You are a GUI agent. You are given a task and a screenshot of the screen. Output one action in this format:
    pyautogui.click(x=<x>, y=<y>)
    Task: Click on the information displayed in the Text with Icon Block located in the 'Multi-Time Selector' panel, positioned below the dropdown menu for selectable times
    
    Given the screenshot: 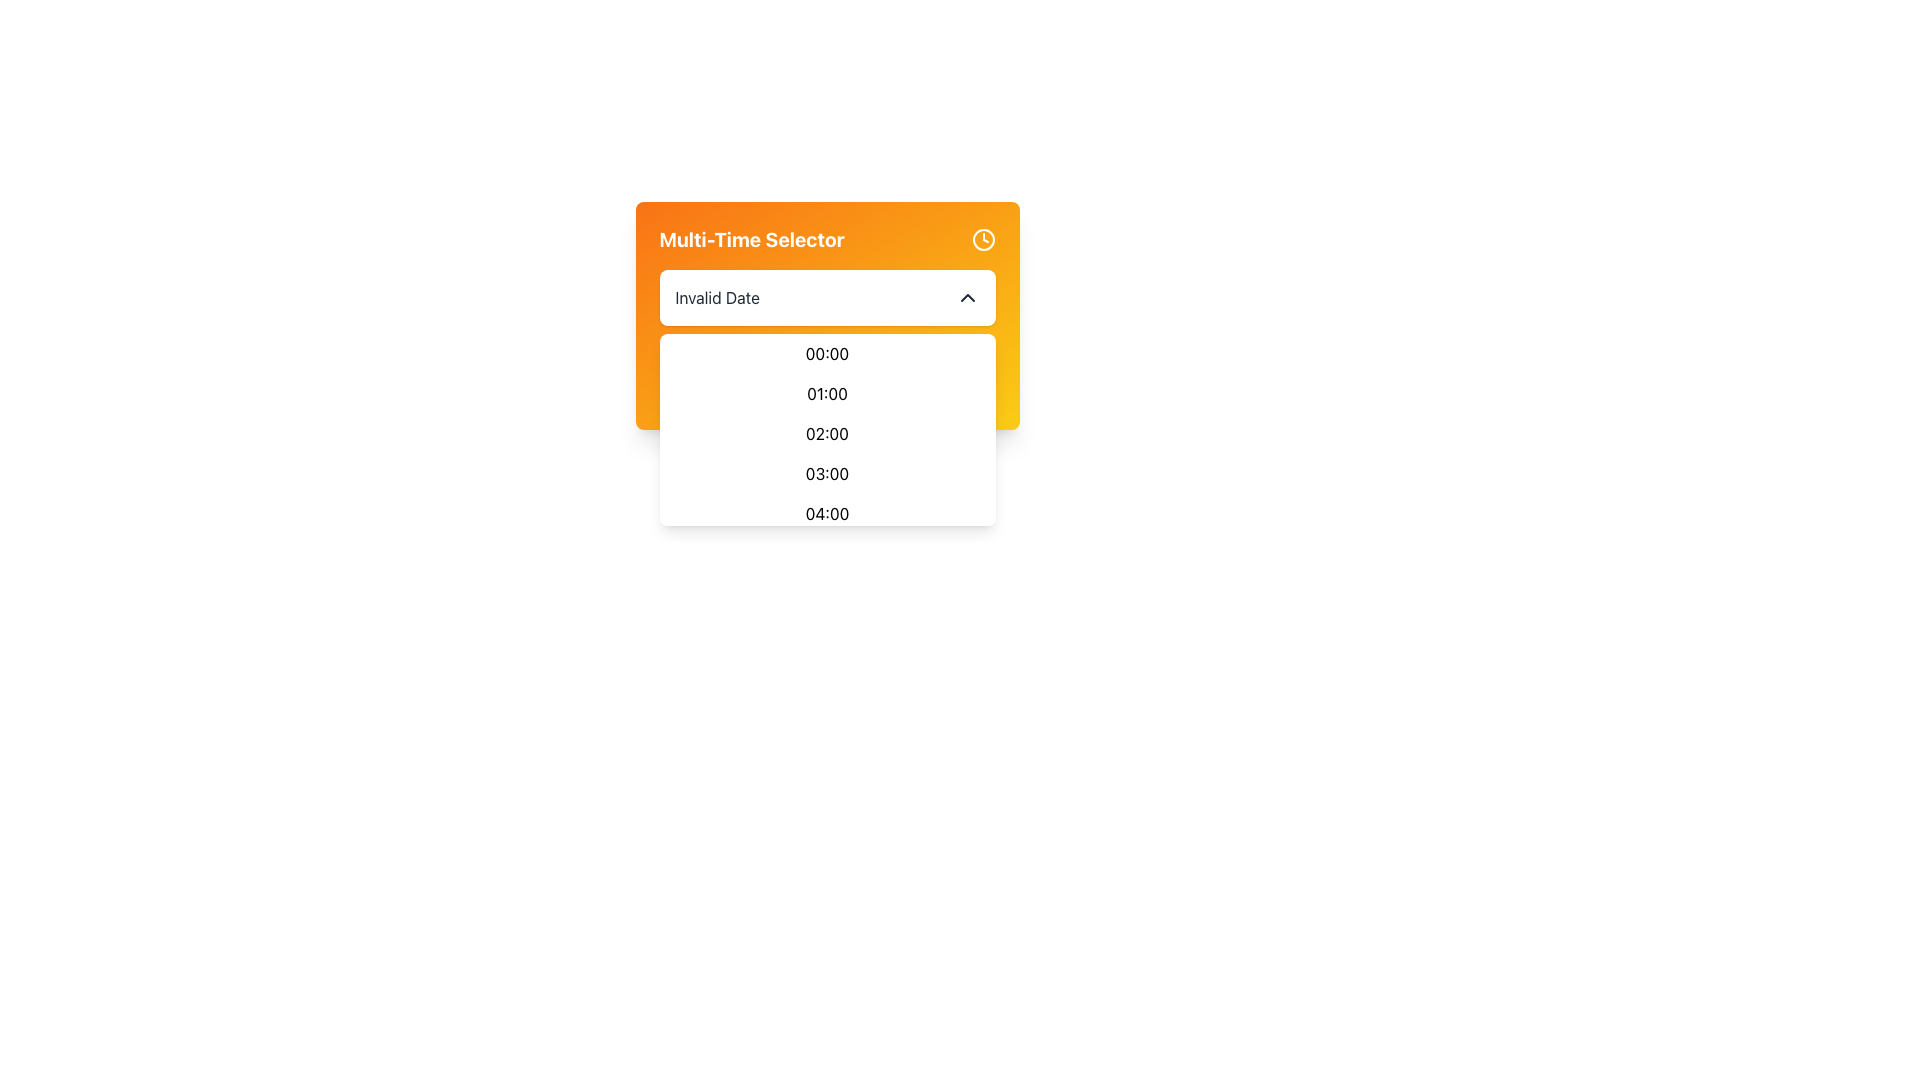 What is the action you would take?
    pyautogui.click(x=827, y=378)
    